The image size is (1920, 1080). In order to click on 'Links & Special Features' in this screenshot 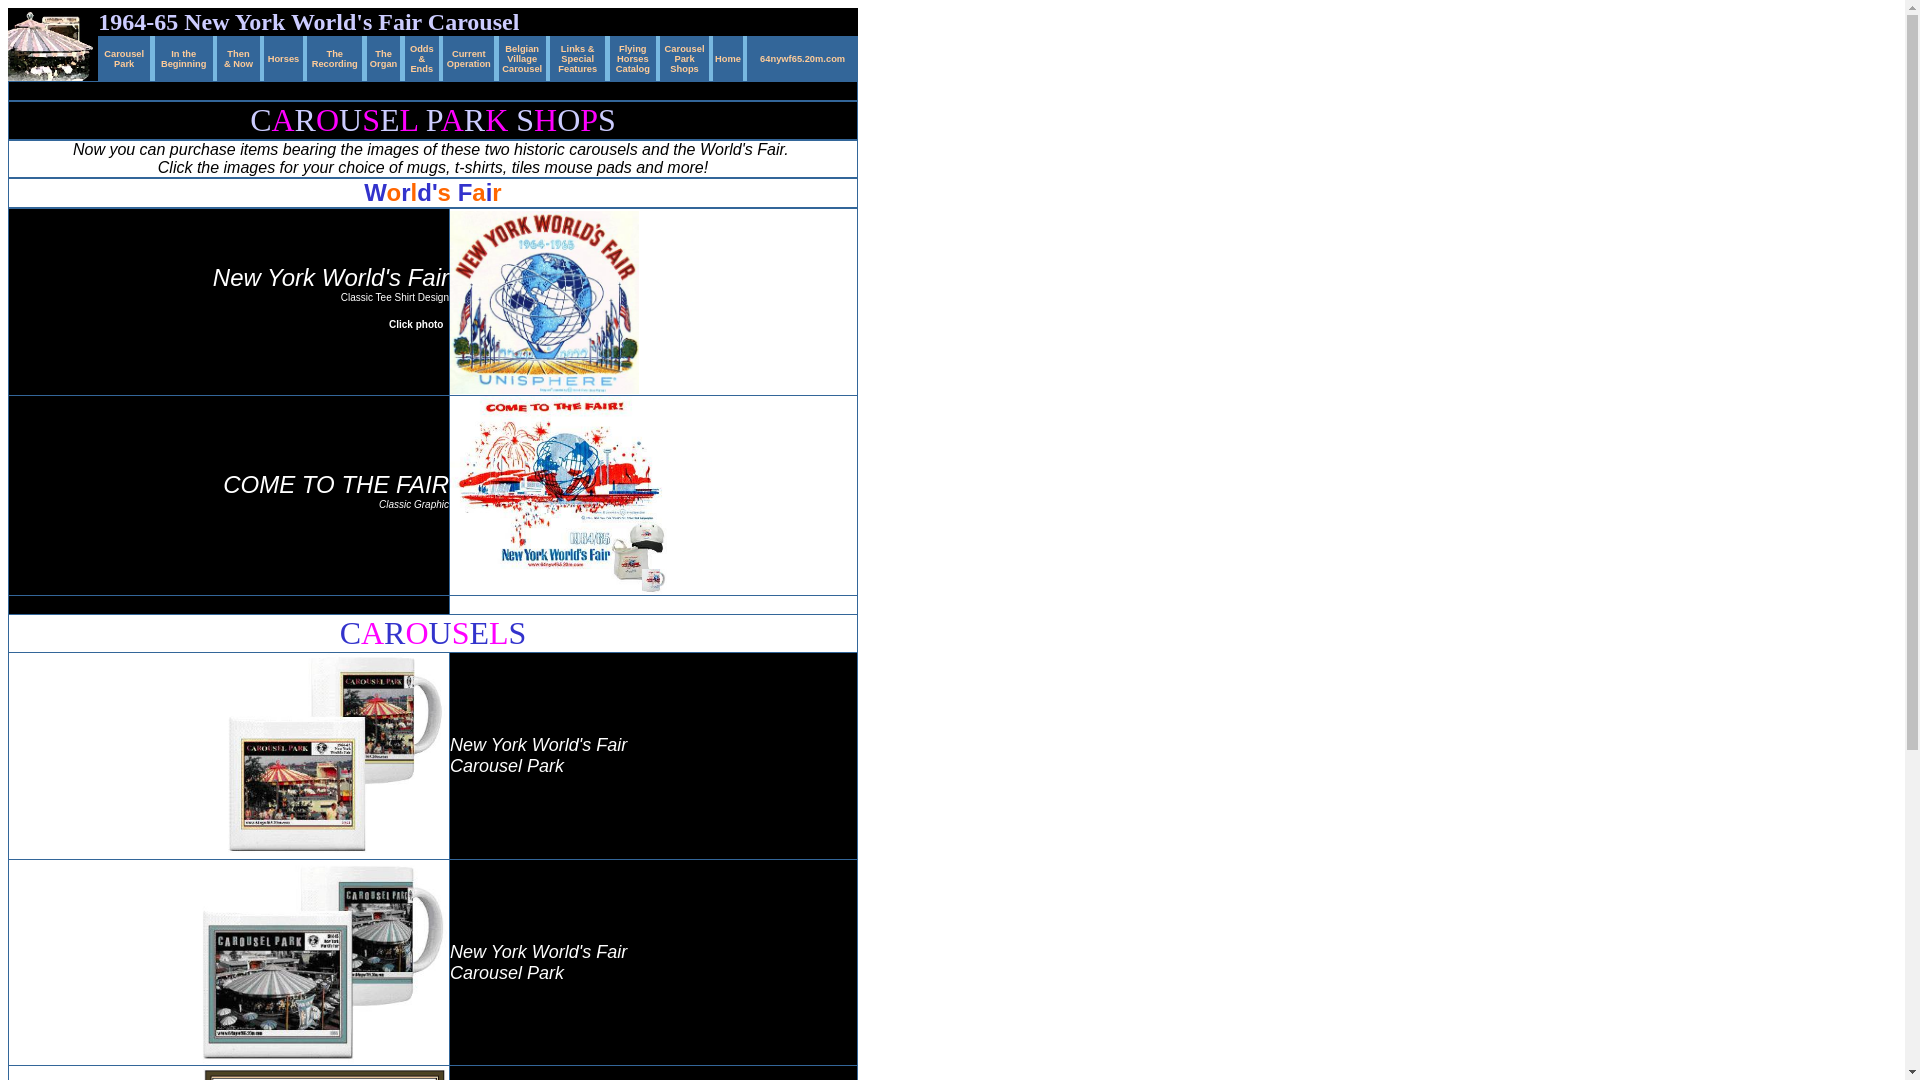, I will do `click(557, 55)`.